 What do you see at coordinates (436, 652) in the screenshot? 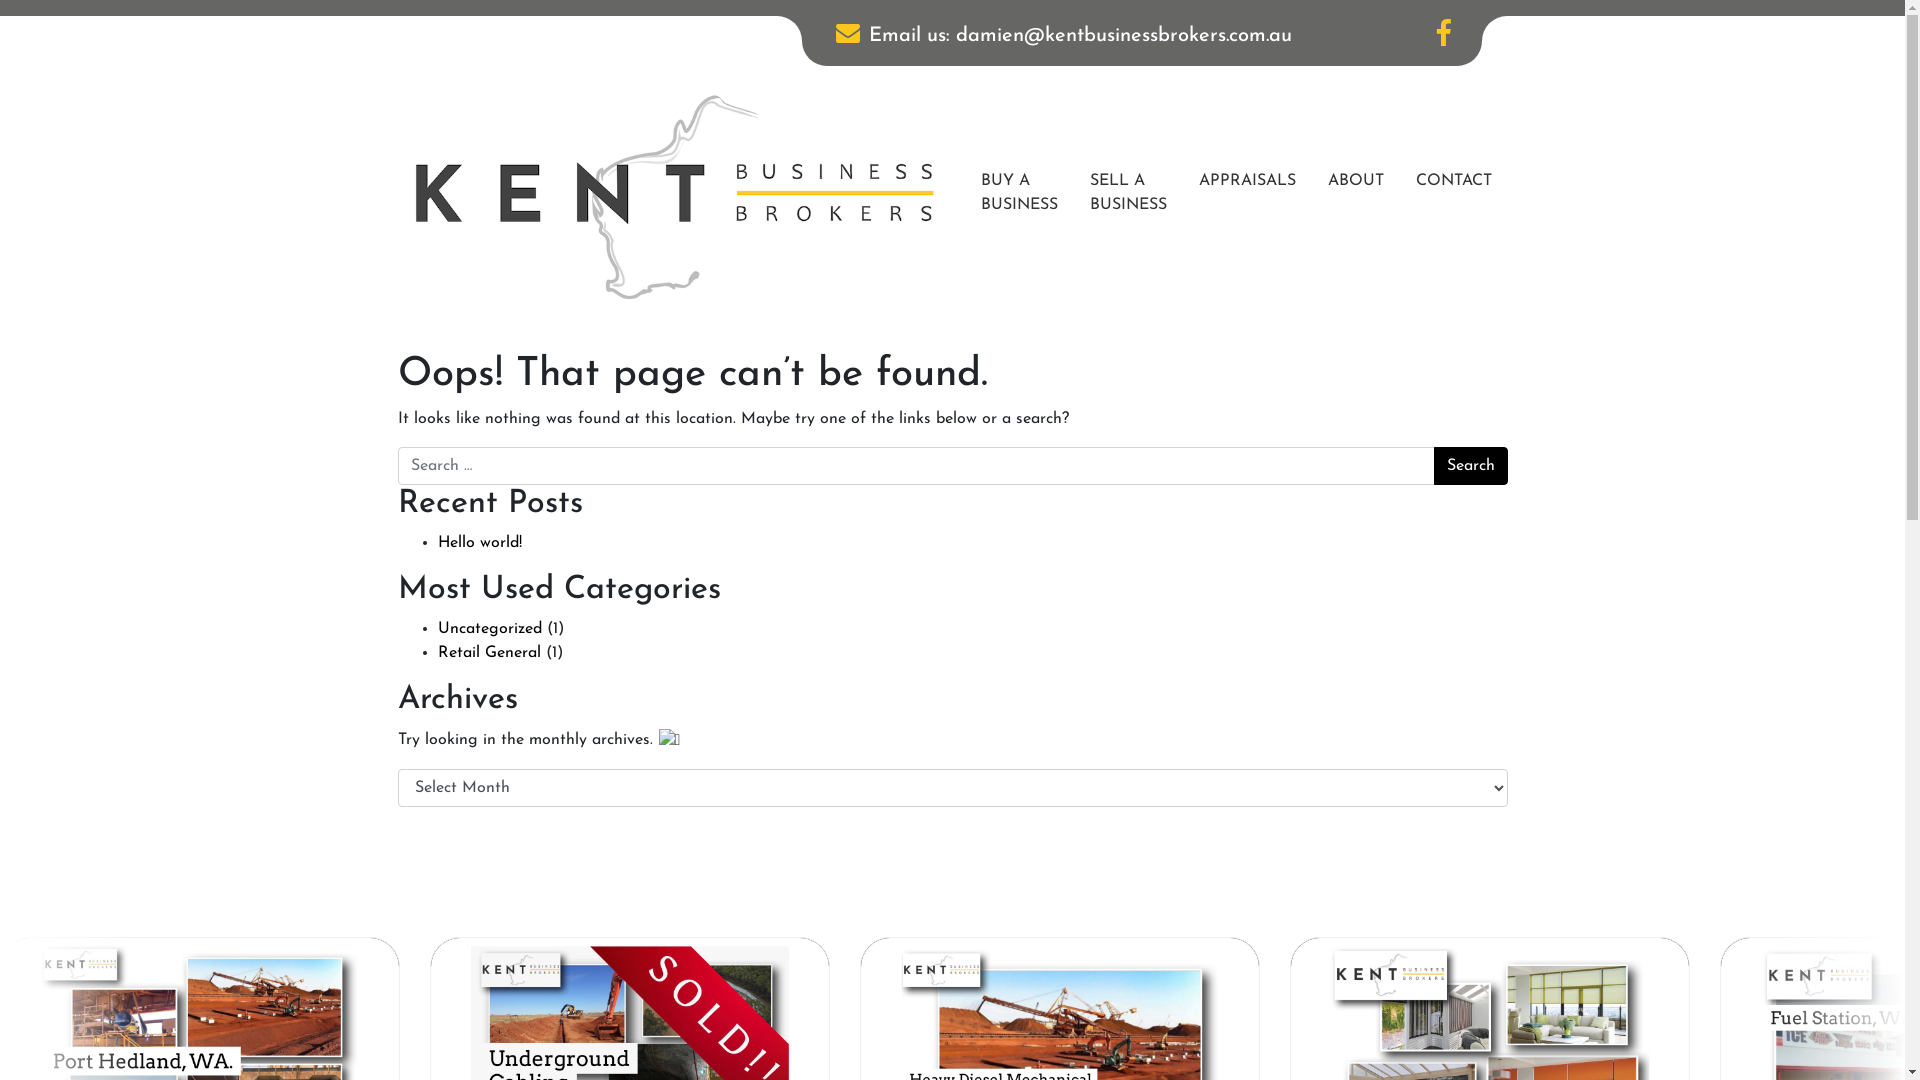
I see `'Retail General'` at bounding box center [436, 652].